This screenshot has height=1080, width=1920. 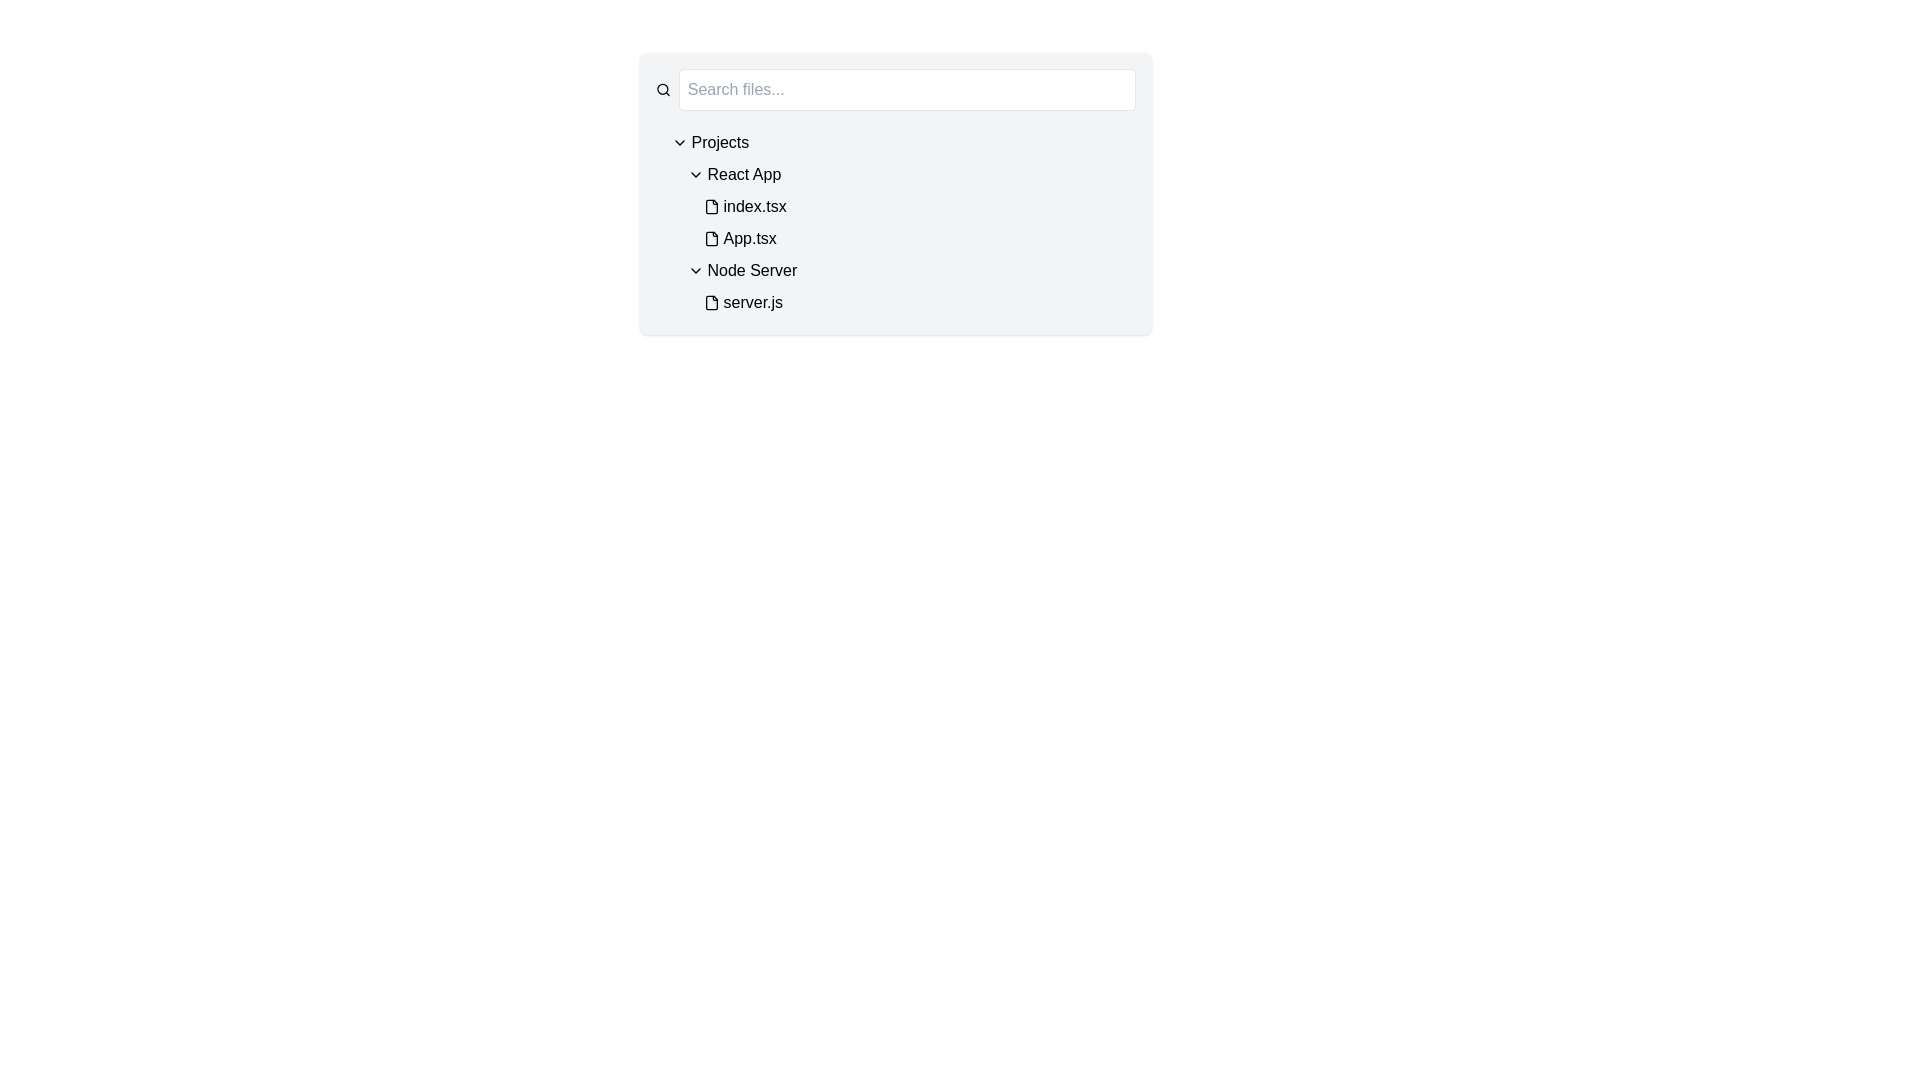 I want to click on the text label displaying the filename 'server.js', so click(x=752, y=303).